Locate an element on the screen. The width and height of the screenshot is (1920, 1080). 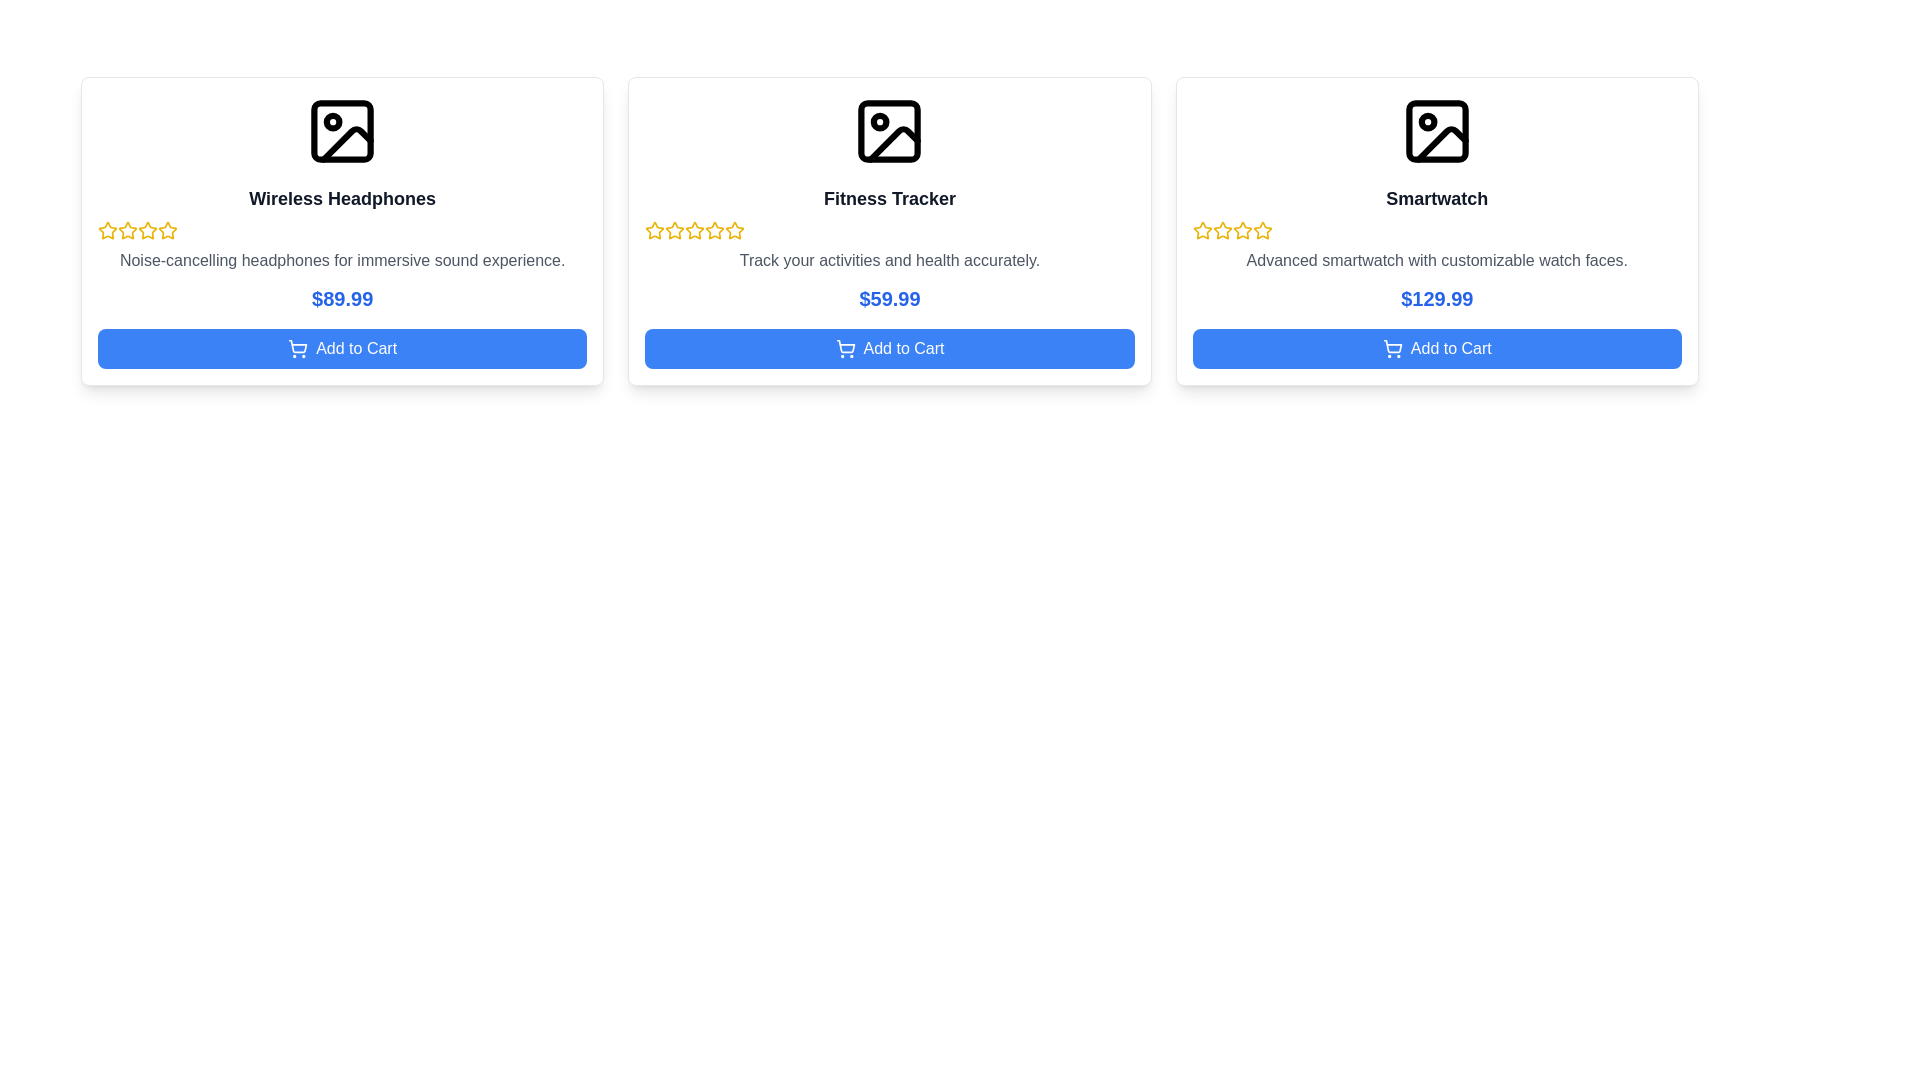
the second star in the star rating element under the title 'Fitness Tracker' to modify the rating is located at coordinates (715, 229).